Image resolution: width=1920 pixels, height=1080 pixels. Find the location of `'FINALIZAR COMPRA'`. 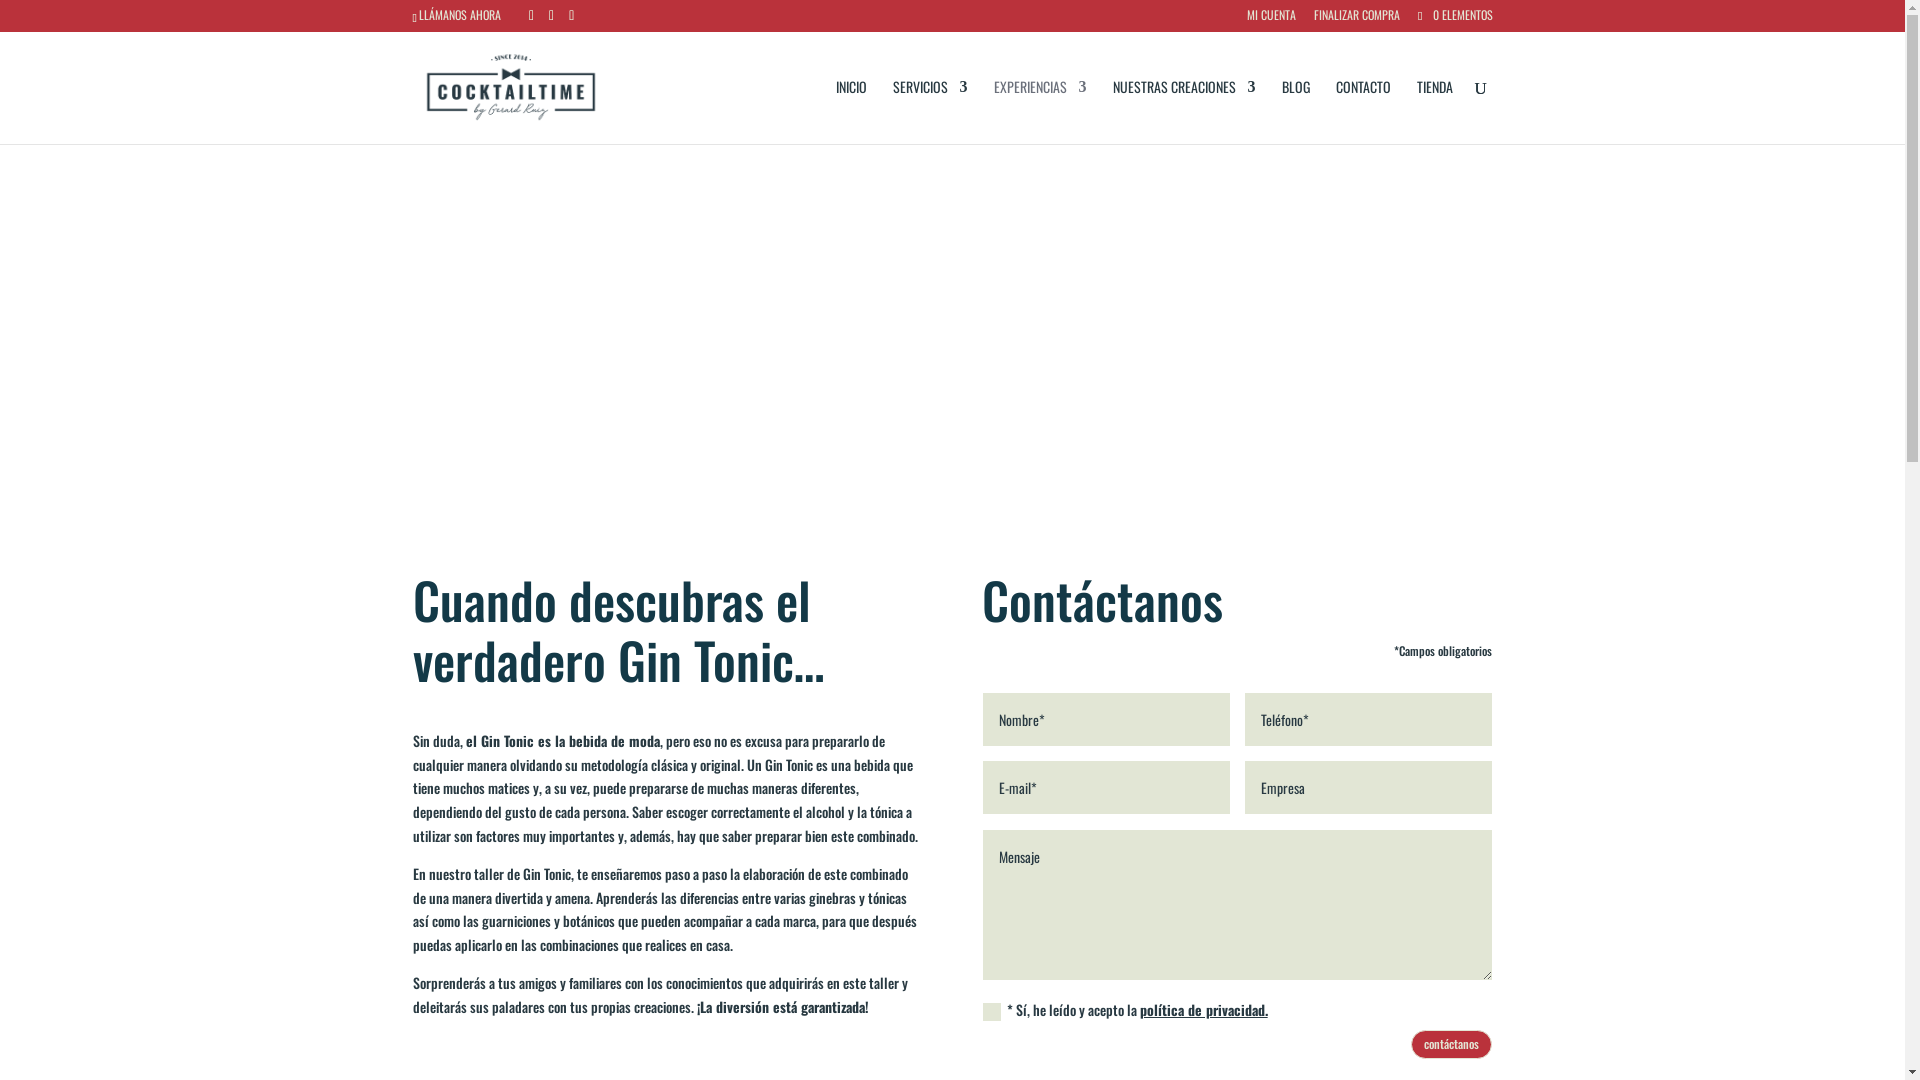

'FINALIZAR COMPRA' is located at coordinates (1357, 19).